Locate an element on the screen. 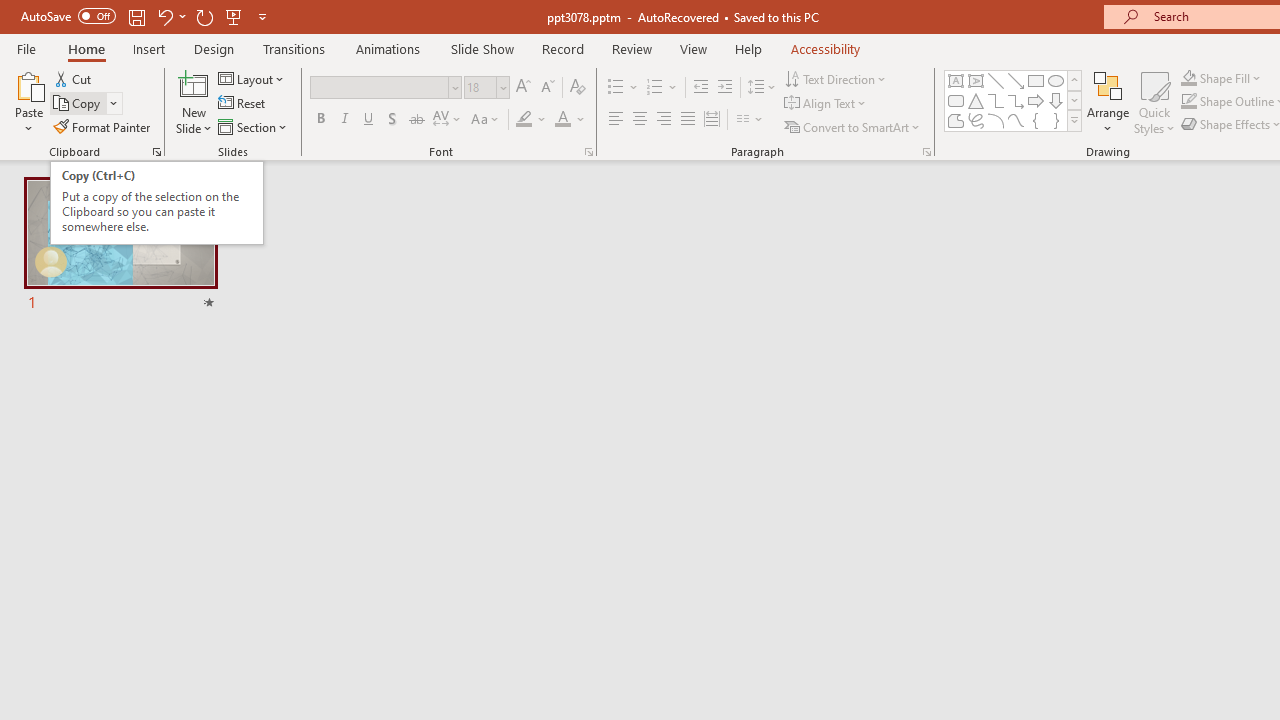  'Vertical Text Box' is located at coordinates (976, 80).